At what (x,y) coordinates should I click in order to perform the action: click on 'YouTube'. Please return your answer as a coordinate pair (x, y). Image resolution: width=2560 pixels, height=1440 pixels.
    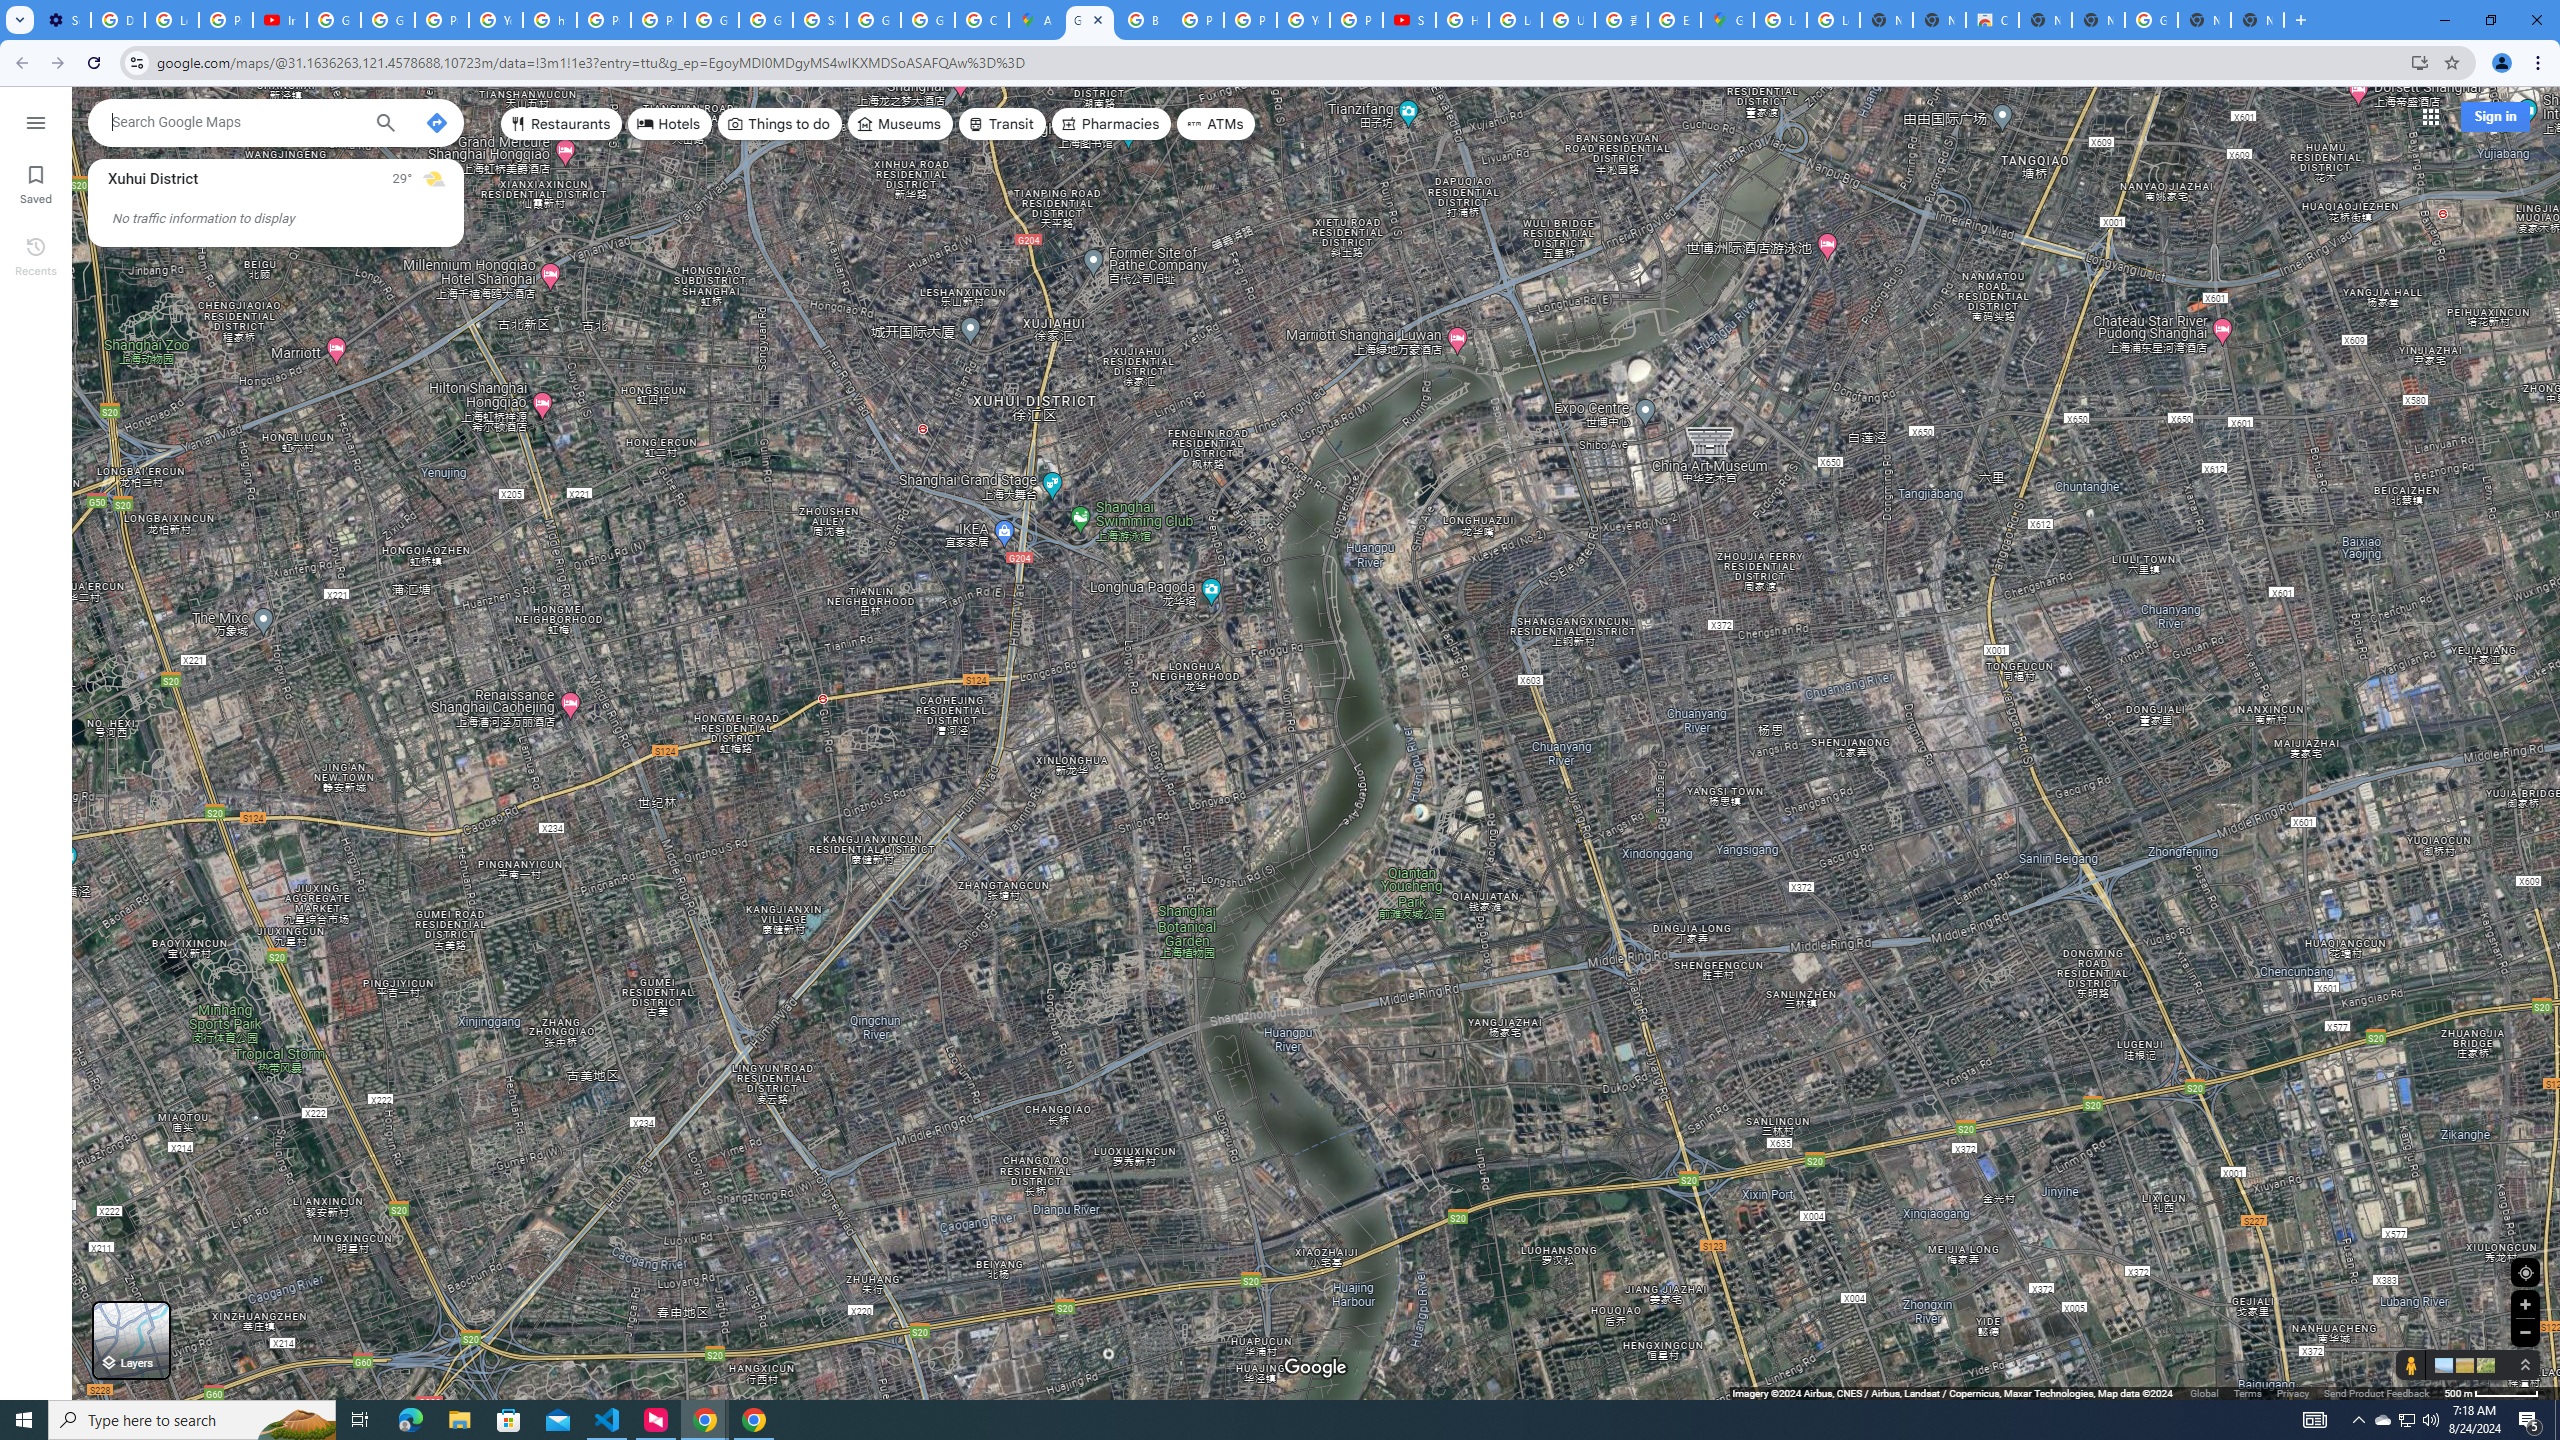
    Looking at the image, I should click on (496, 19).